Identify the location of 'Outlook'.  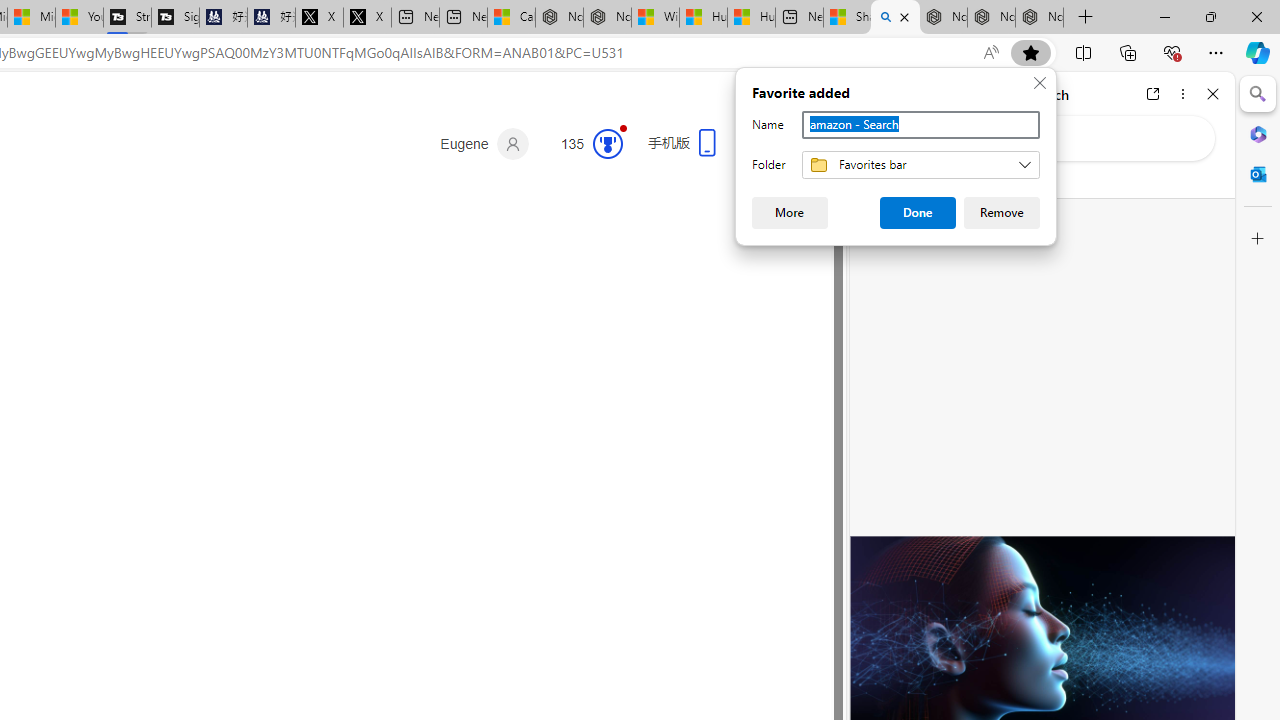
(1257, 173).